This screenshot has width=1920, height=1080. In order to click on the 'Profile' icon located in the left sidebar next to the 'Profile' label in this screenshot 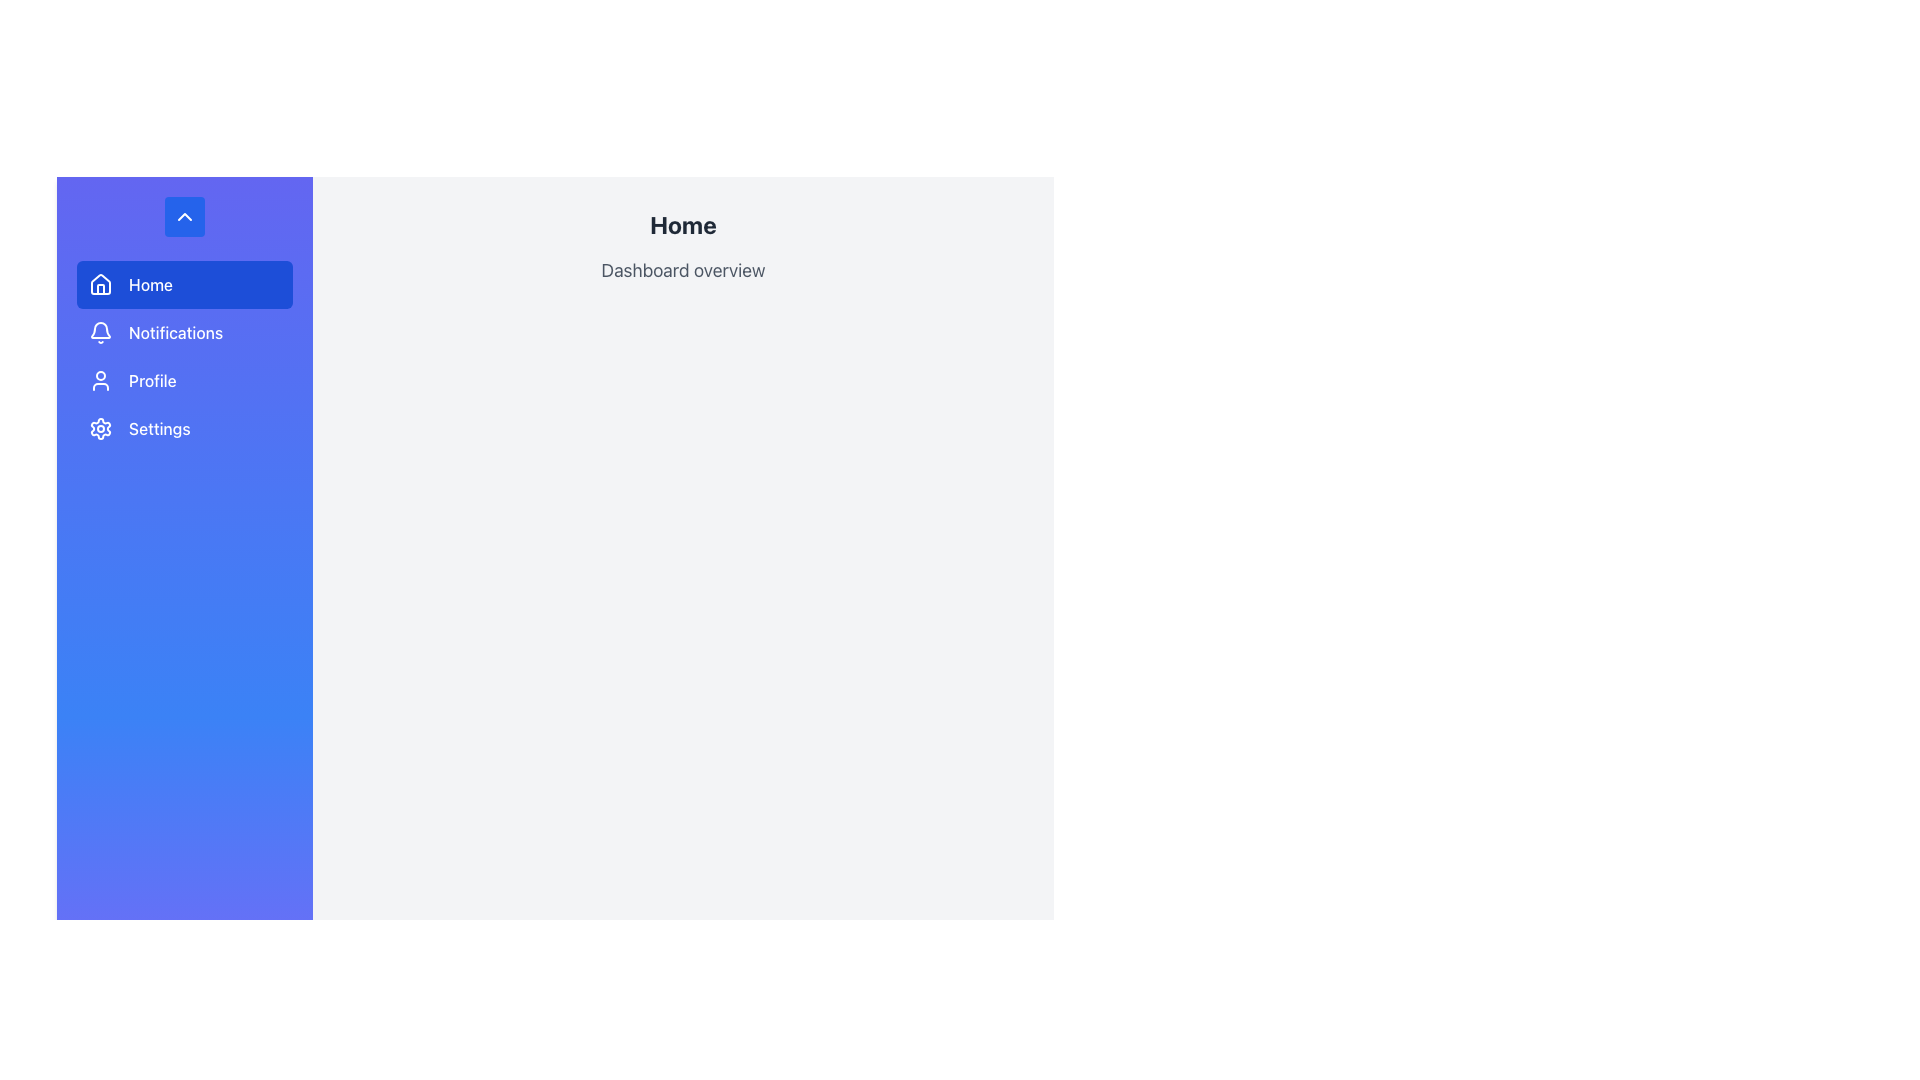, I will do `click(99, 381)`.